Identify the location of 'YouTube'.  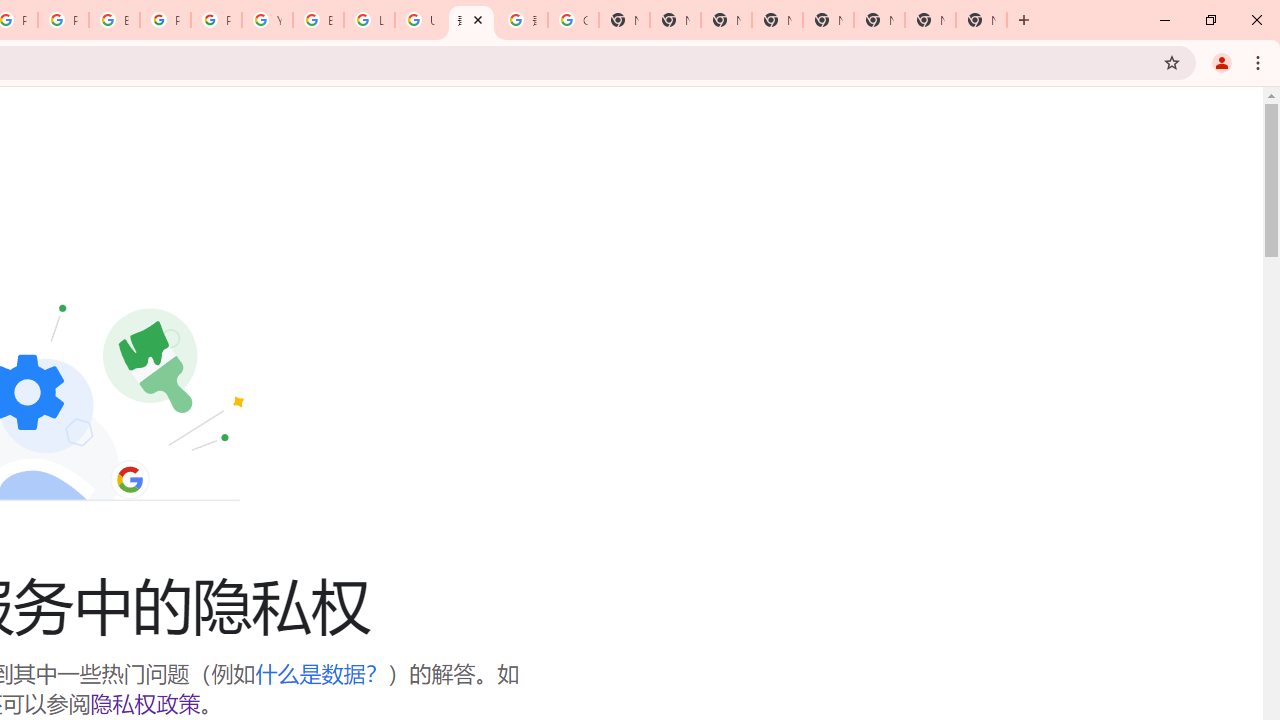
(266, 20).